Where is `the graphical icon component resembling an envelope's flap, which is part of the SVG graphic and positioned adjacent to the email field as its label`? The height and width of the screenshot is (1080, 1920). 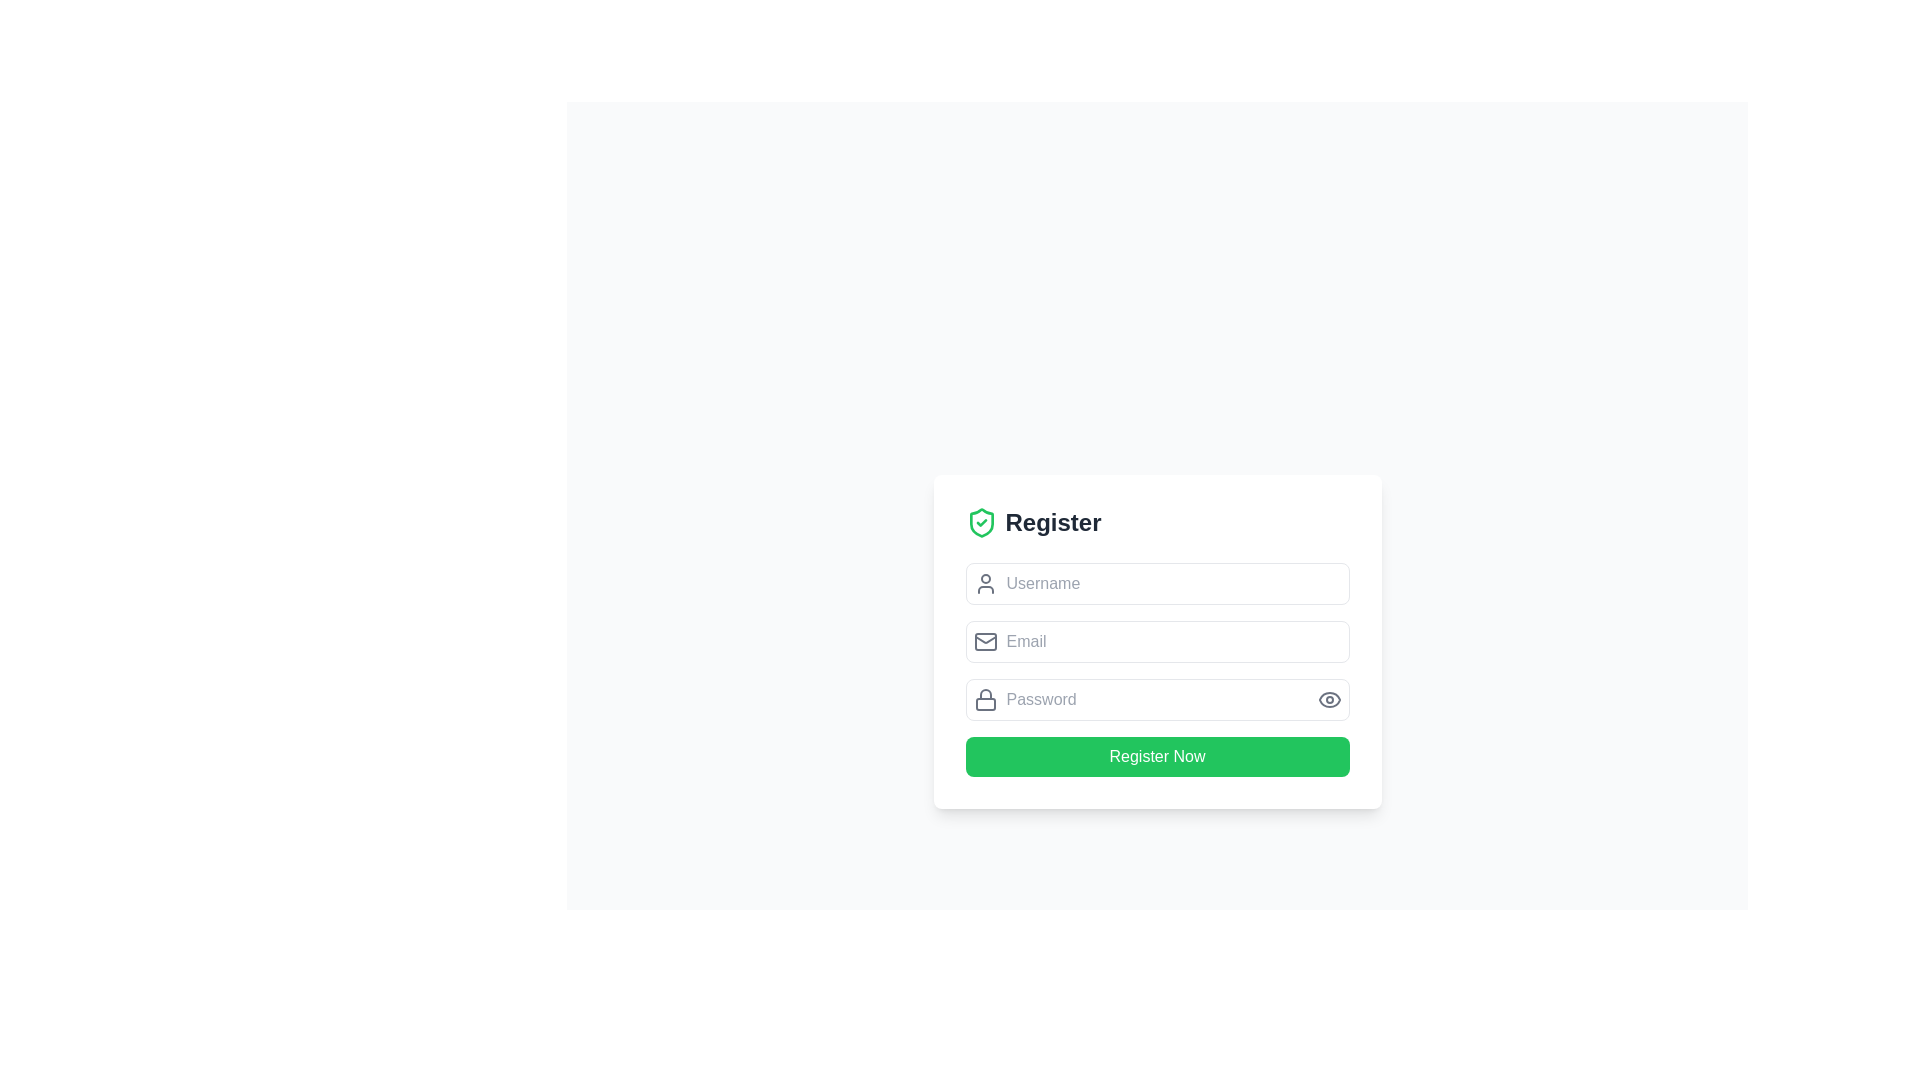 the graphical icon component resembling an envelope's flap, which is part of the SVG graphic and positioned adjacent to the email field as its label is located at coordinates (985, 640).